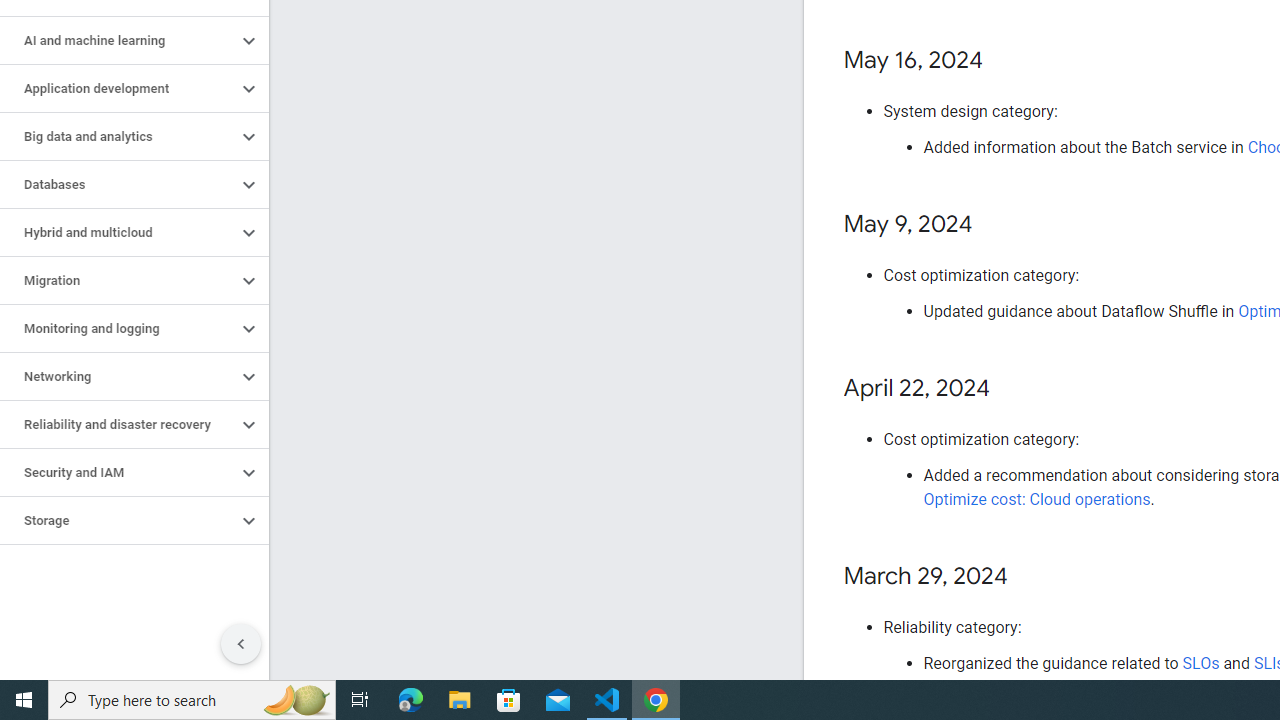 The height and width of the screenshot is (720, 1280). Describe the element at coordinates (117, 185) in the screenshot. I see `'Databases'` at that location.